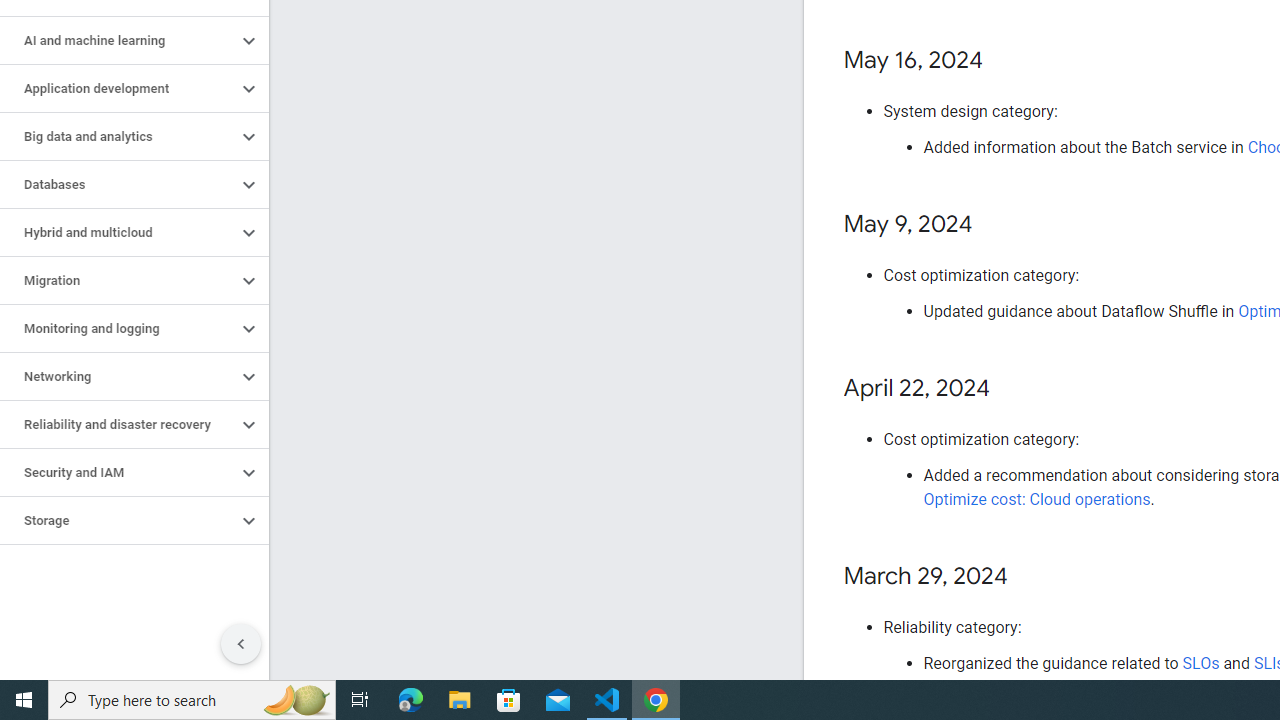 The height and width of the screenshot is (720, 1280). Describe the element at coordinates (117, 185) in the screenshot. I see `'Databases'` at that location.